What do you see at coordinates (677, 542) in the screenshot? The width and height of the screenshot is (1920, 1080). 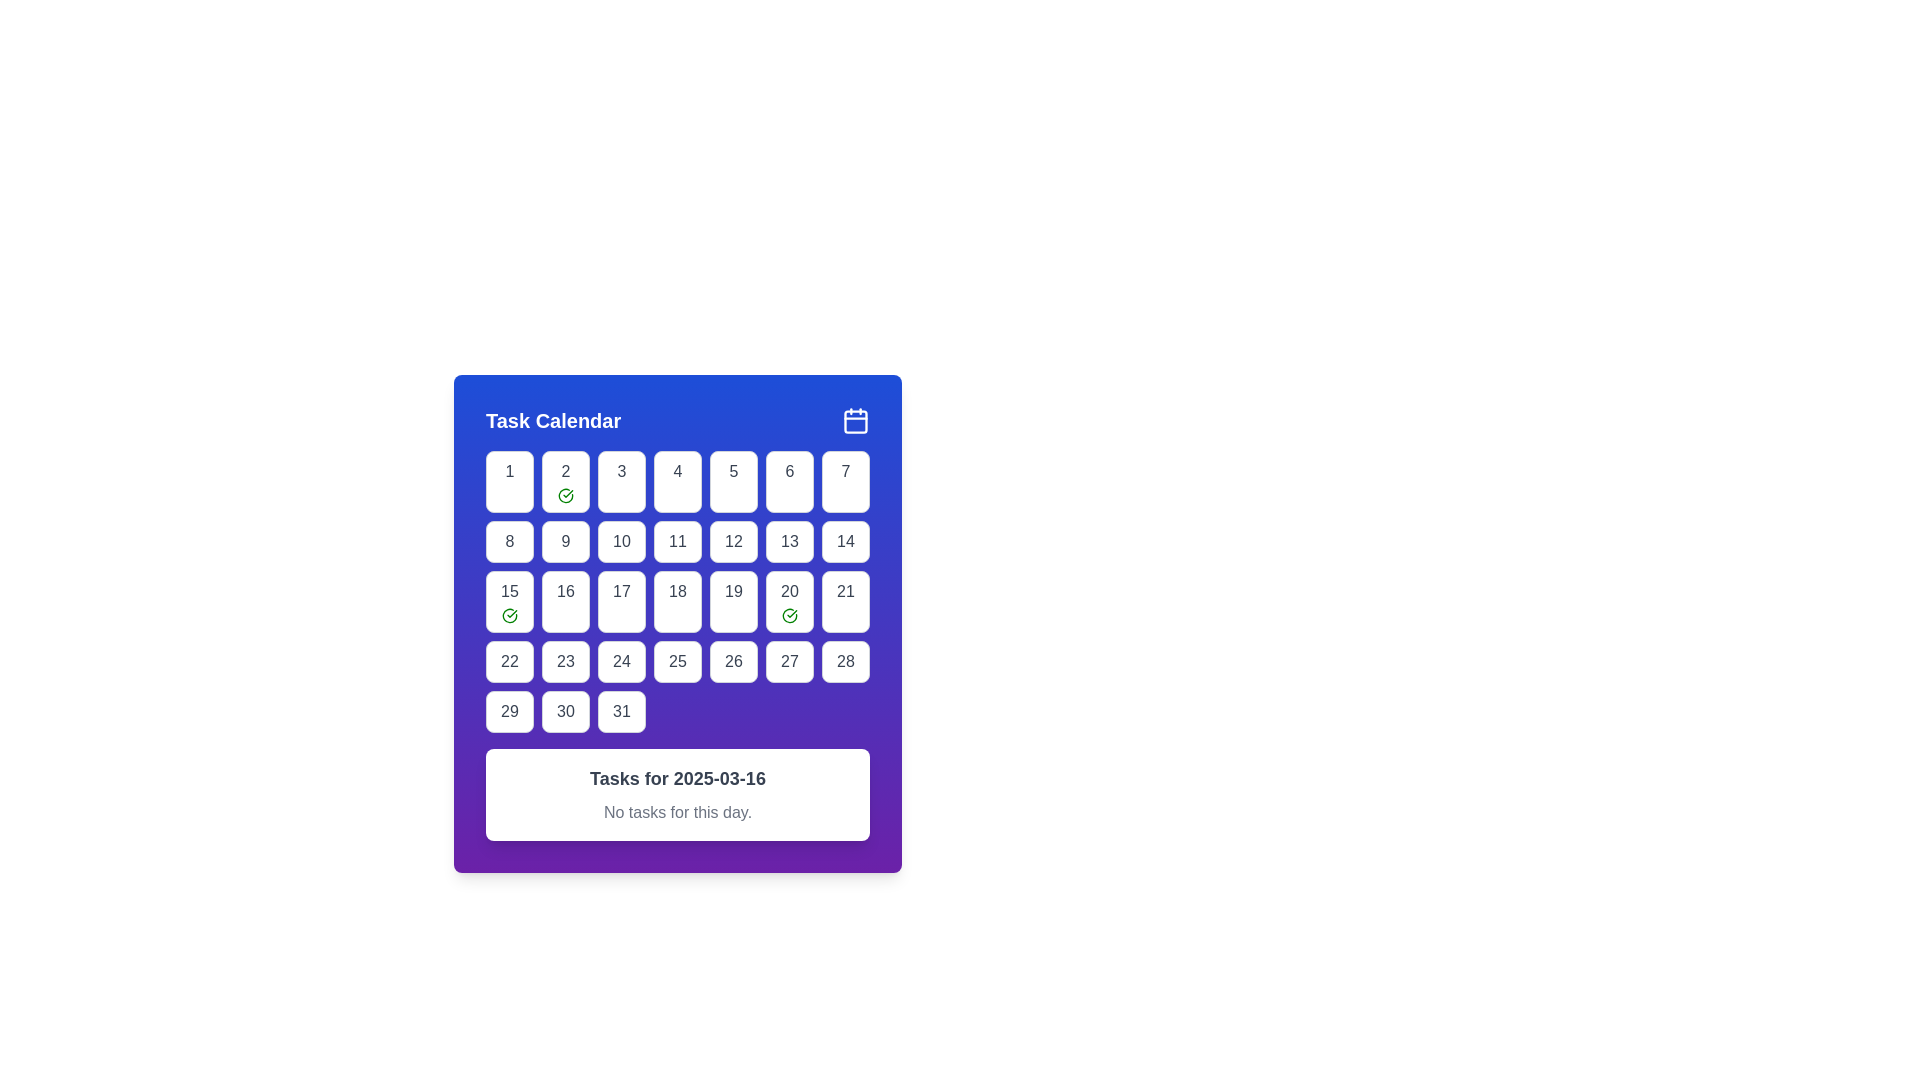 I see `the rectangular button displaying the digit '11', styled with rounded corners and a white background` at bounding box center [677, 542].